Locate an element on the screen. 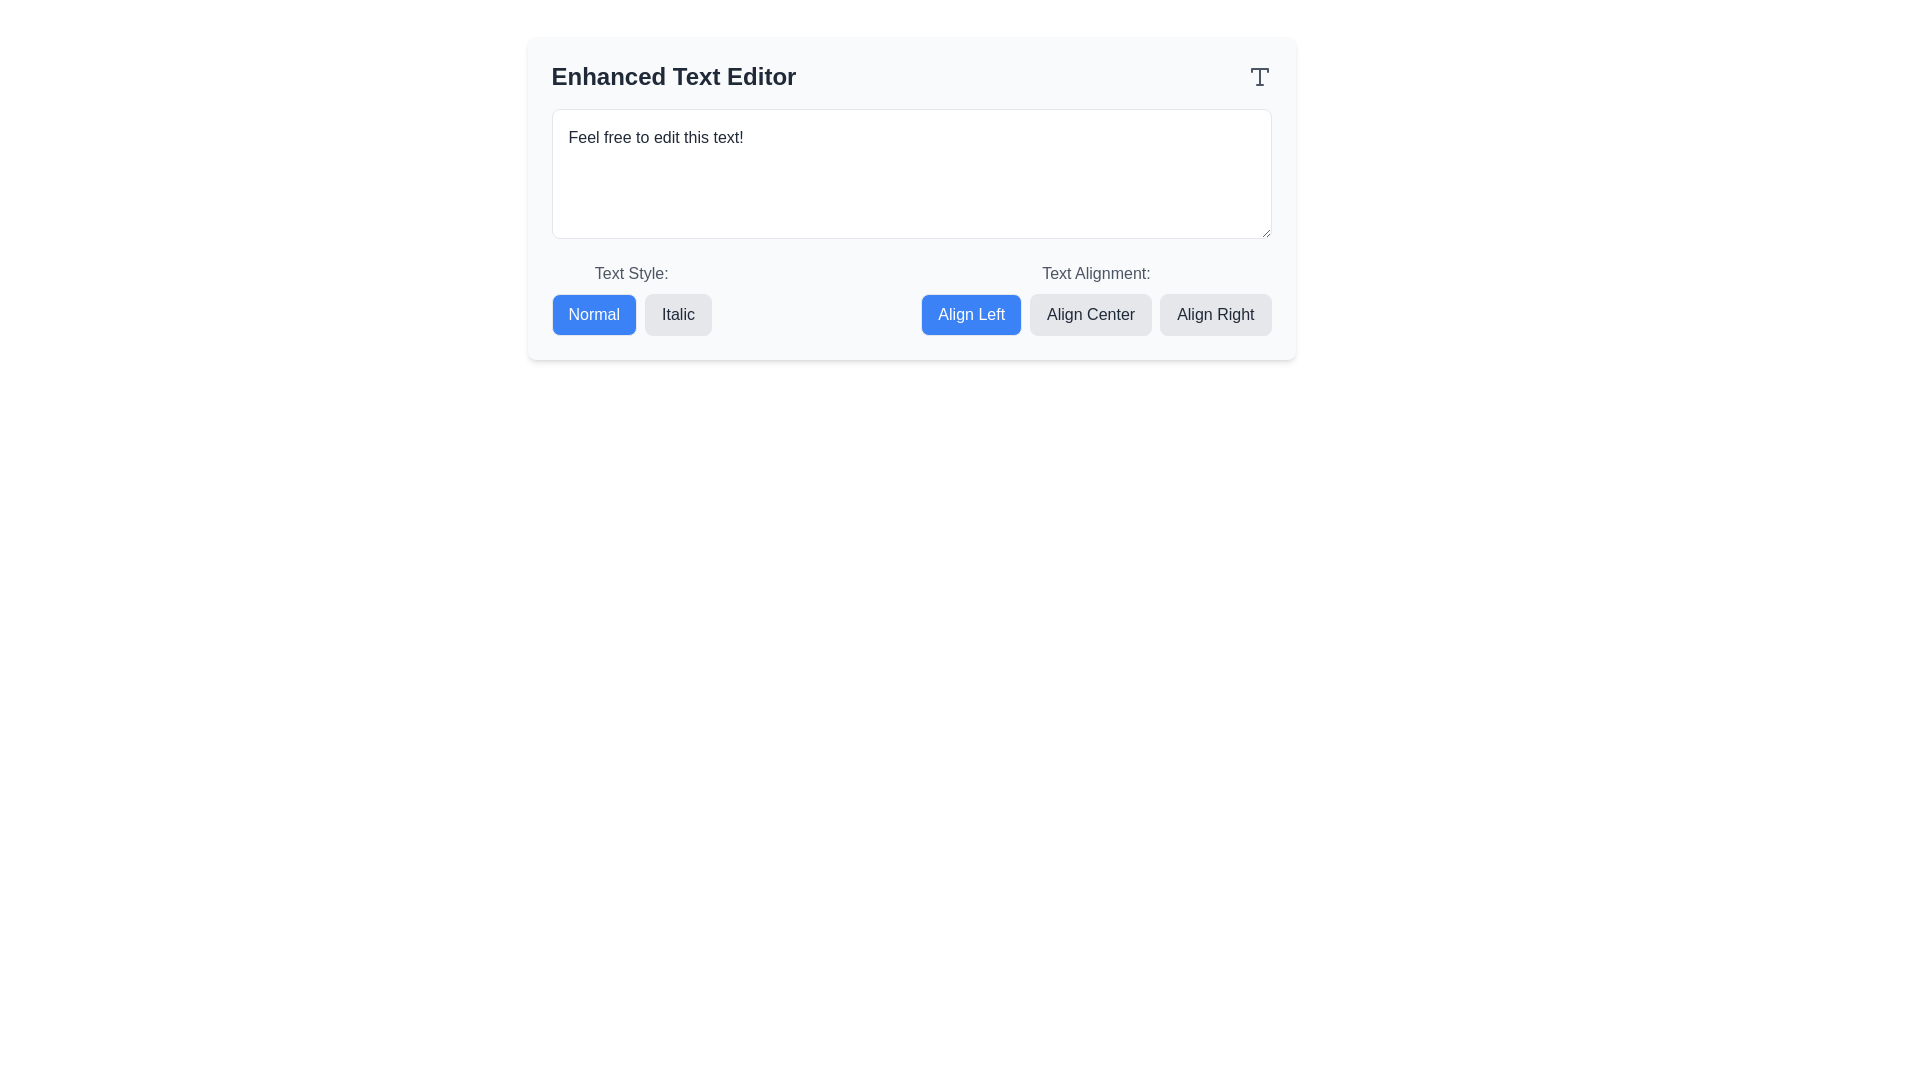 Image resolution: width=1920 pixels, height=1080 pixels. the 'Normal' button in the Toggle button group below the 'Text Style:' label in the Enhanced Text Editor is located at coordinates (630, 315).